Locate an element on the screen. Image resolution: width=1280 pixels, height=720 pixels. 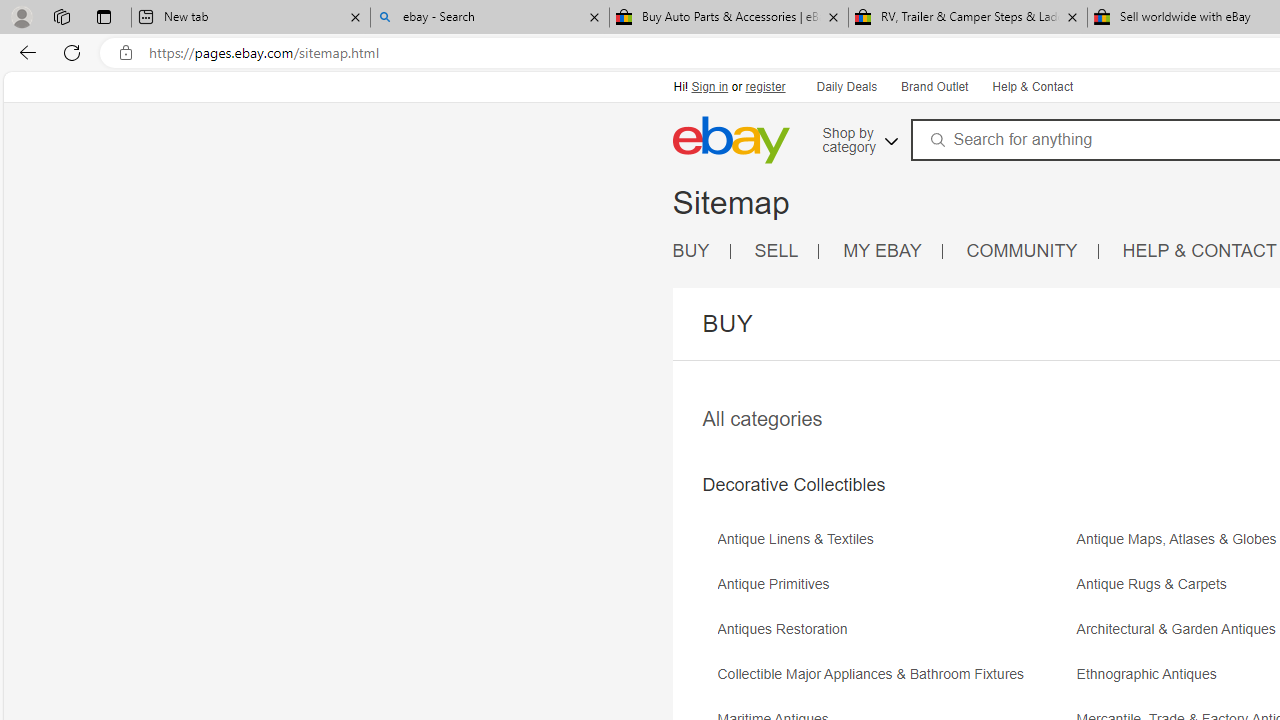
'Help & Contact' is located at coordinates (1031, 85).